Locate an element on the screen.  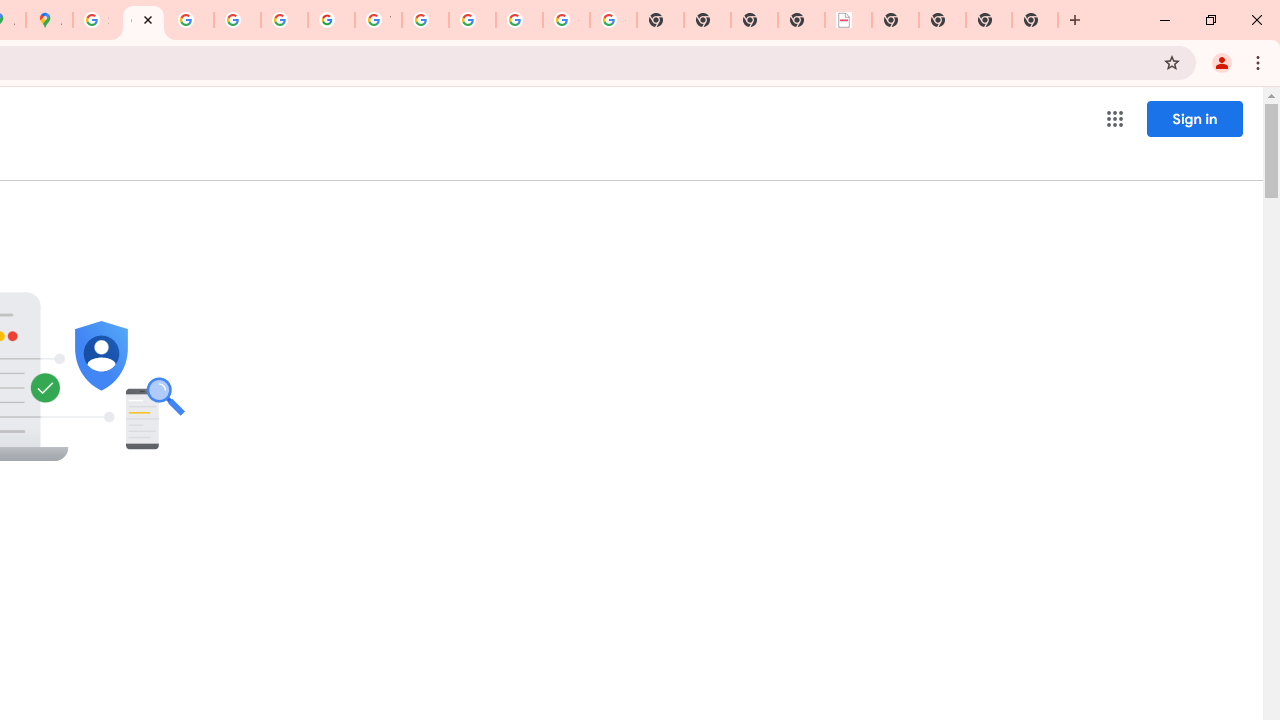
'Privacy Help Center - Policies Help' is located at coordinates (237, 20).